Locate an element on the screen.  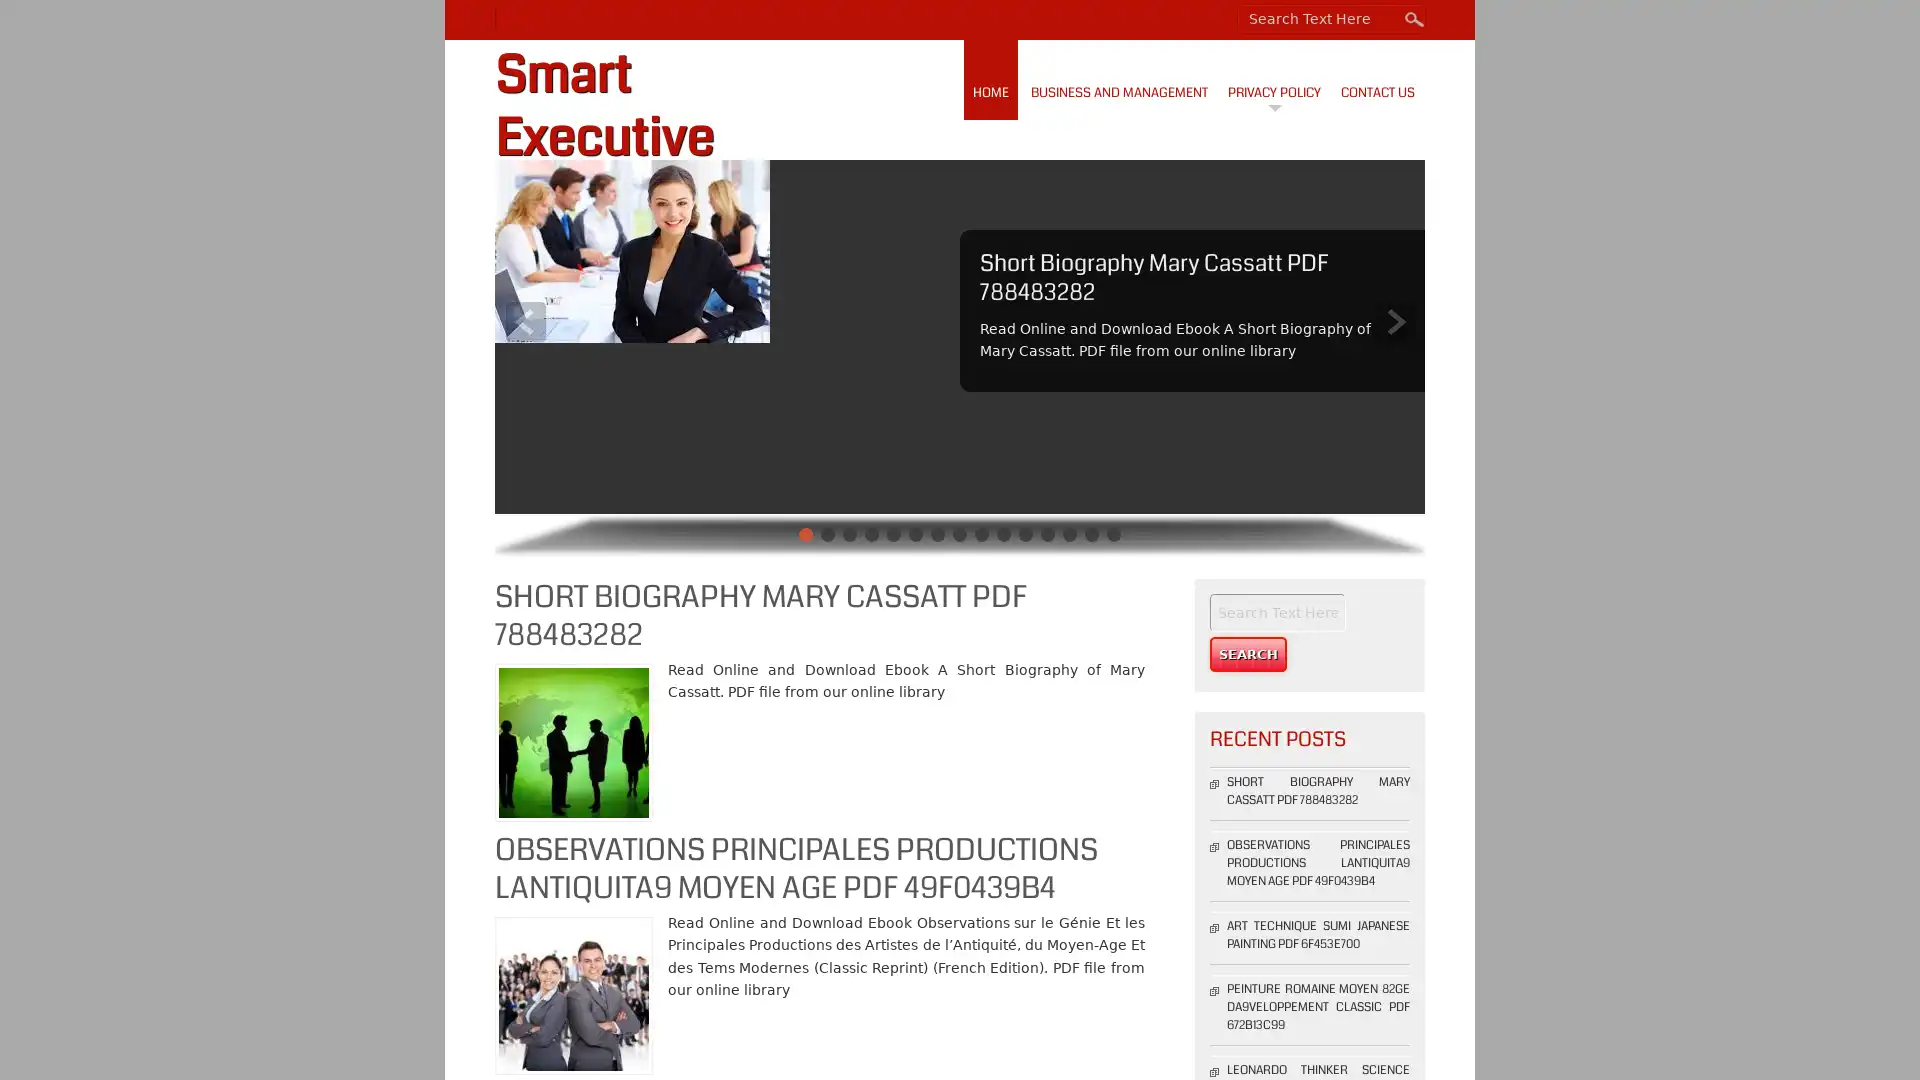
Search is located at coordinates (1247, 654).